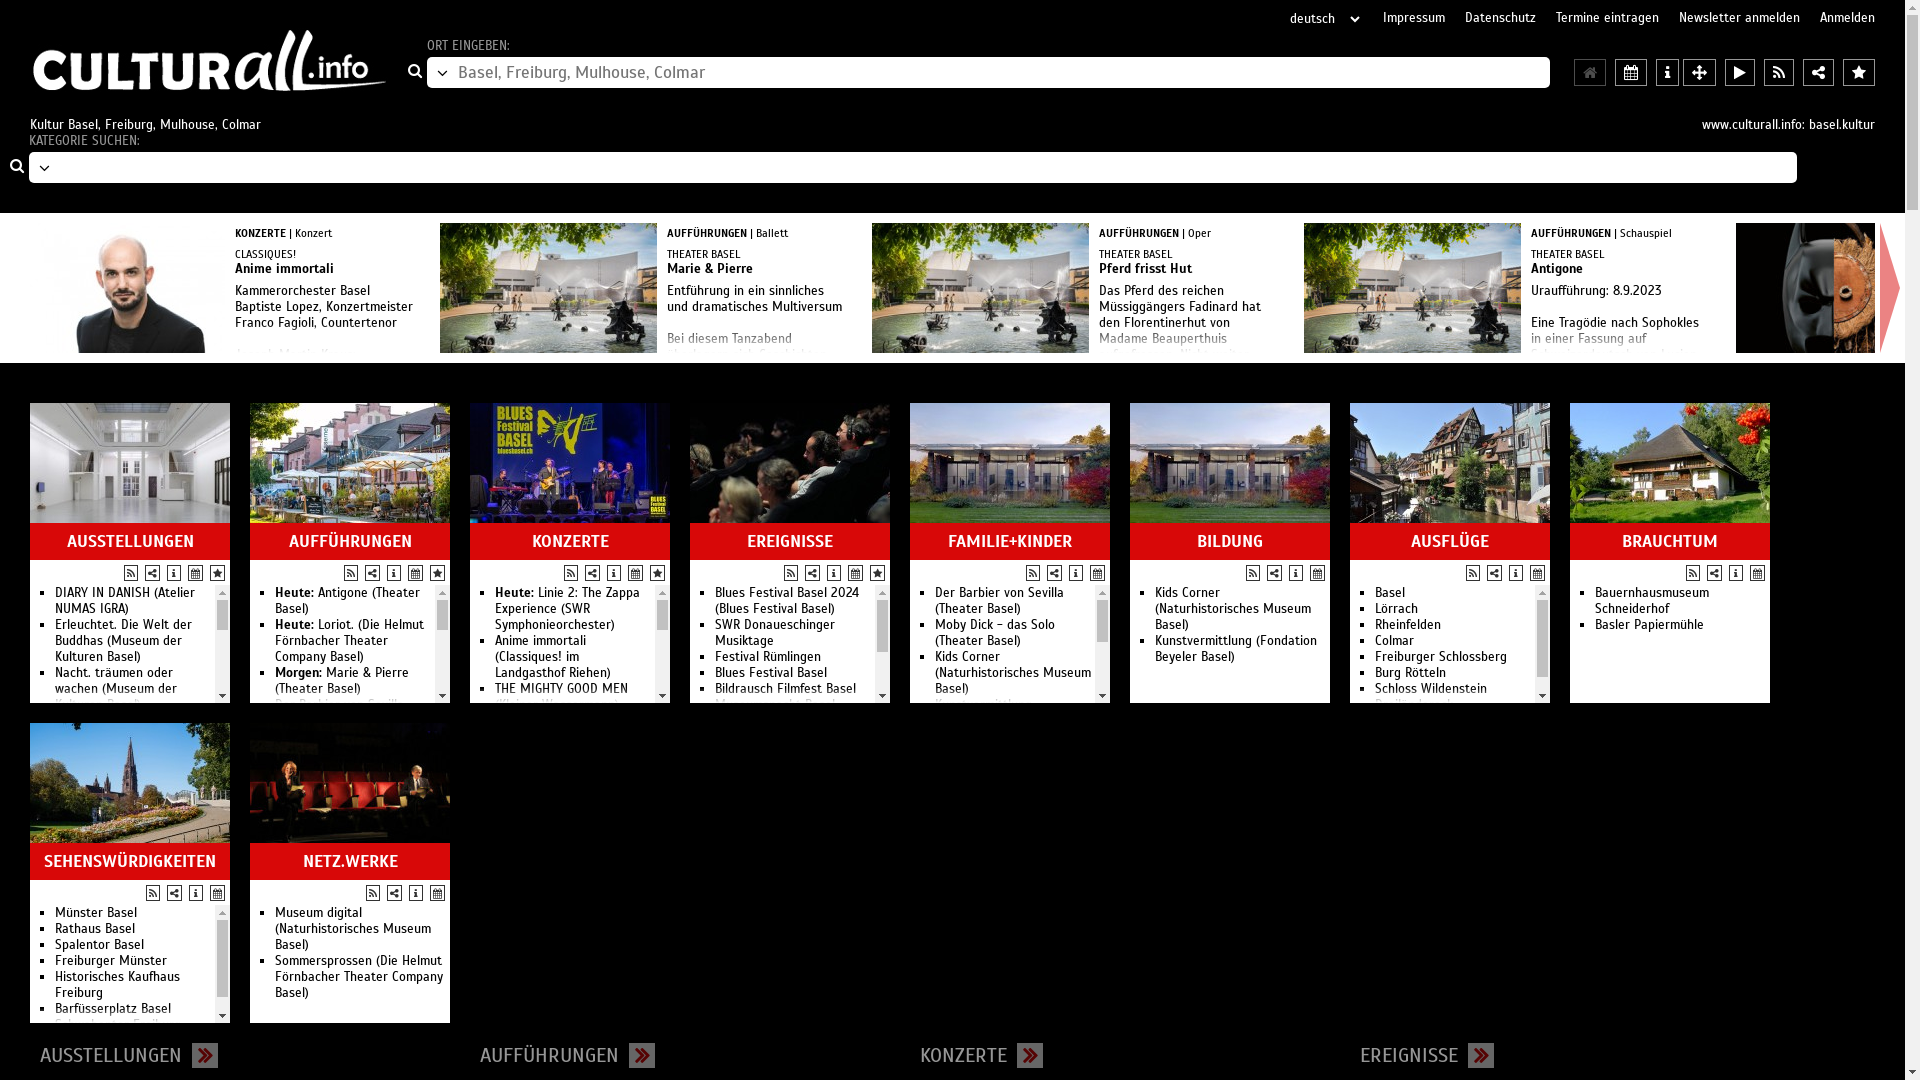 Image resolution: width=1920 pixels, height=1080 pixels. I want to click on 'Rheinfelden', so click(1373, 623).